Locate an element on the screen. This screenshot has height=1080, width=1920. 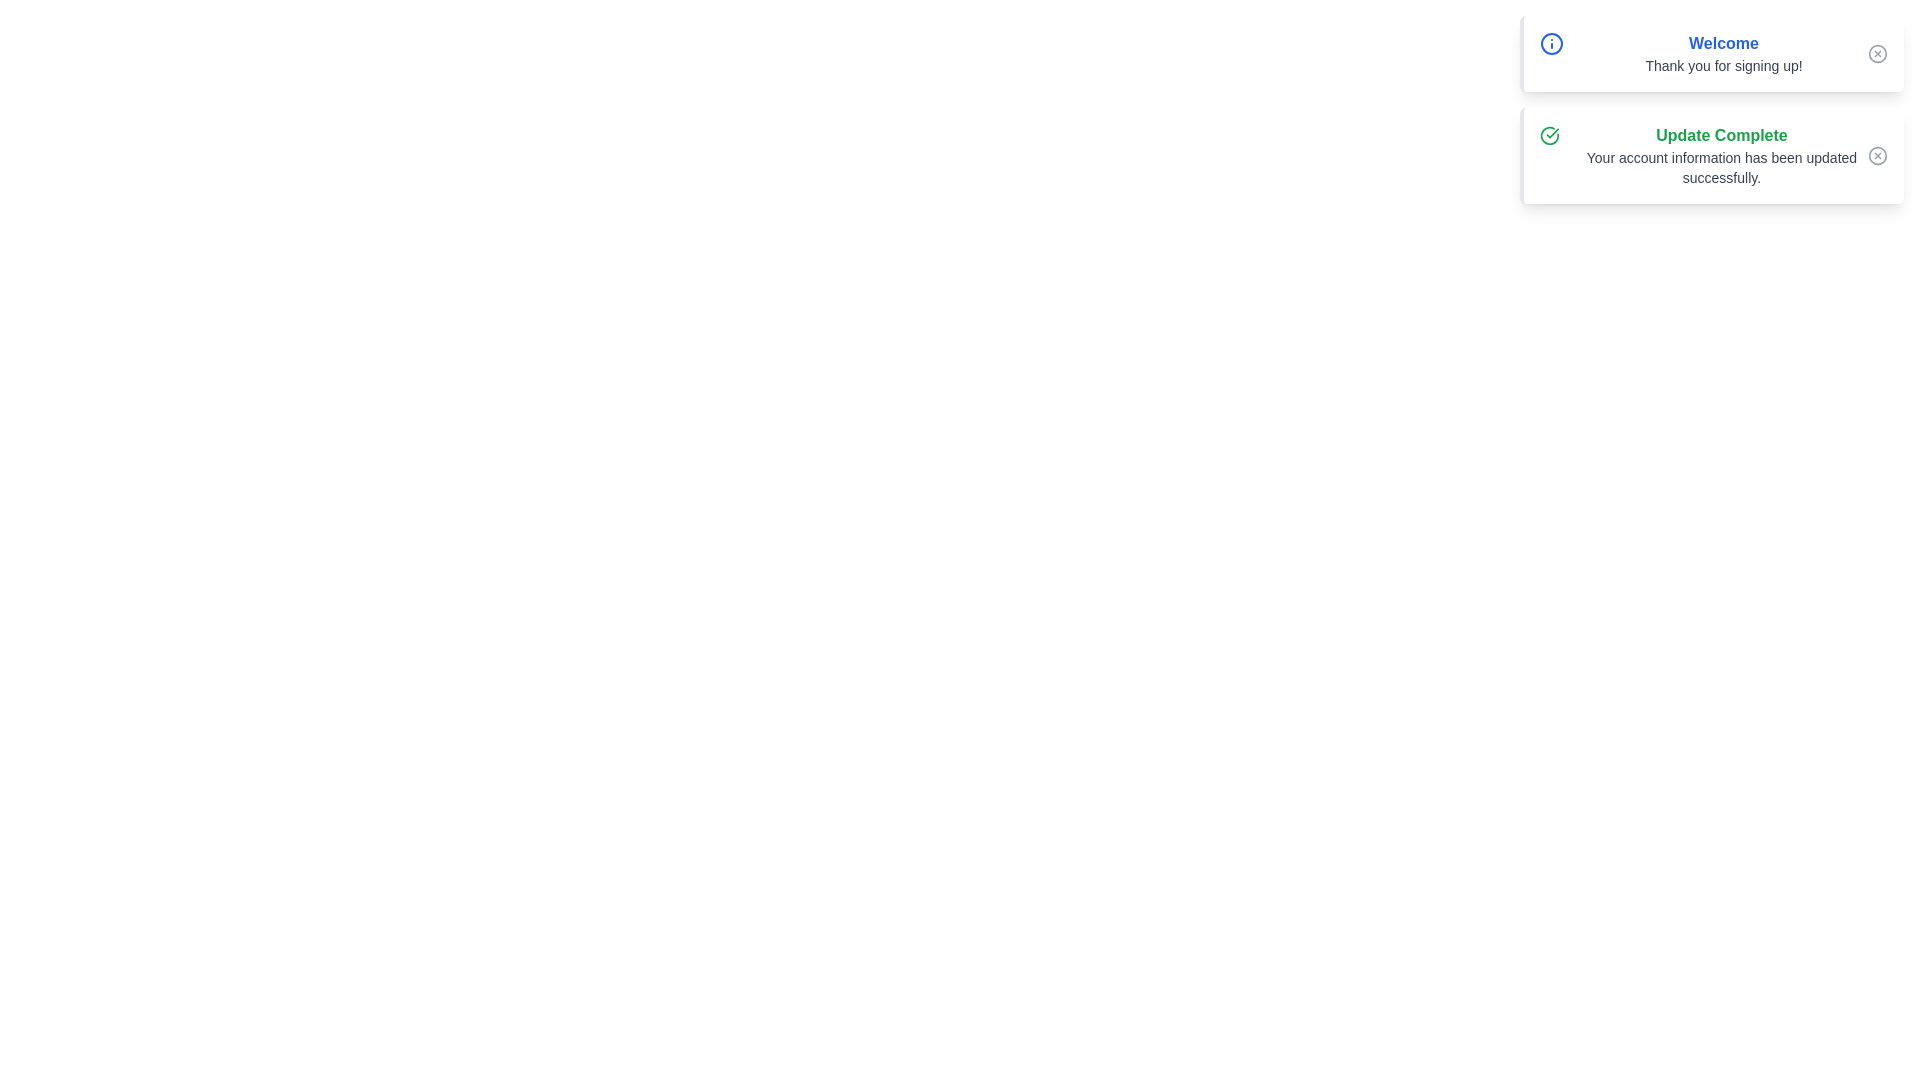
the circular icon with a green checkmark inside, which is part of the 'Update Complete' notification card positioned at the top-left corner of the card is located at coordinates (1549, 135).